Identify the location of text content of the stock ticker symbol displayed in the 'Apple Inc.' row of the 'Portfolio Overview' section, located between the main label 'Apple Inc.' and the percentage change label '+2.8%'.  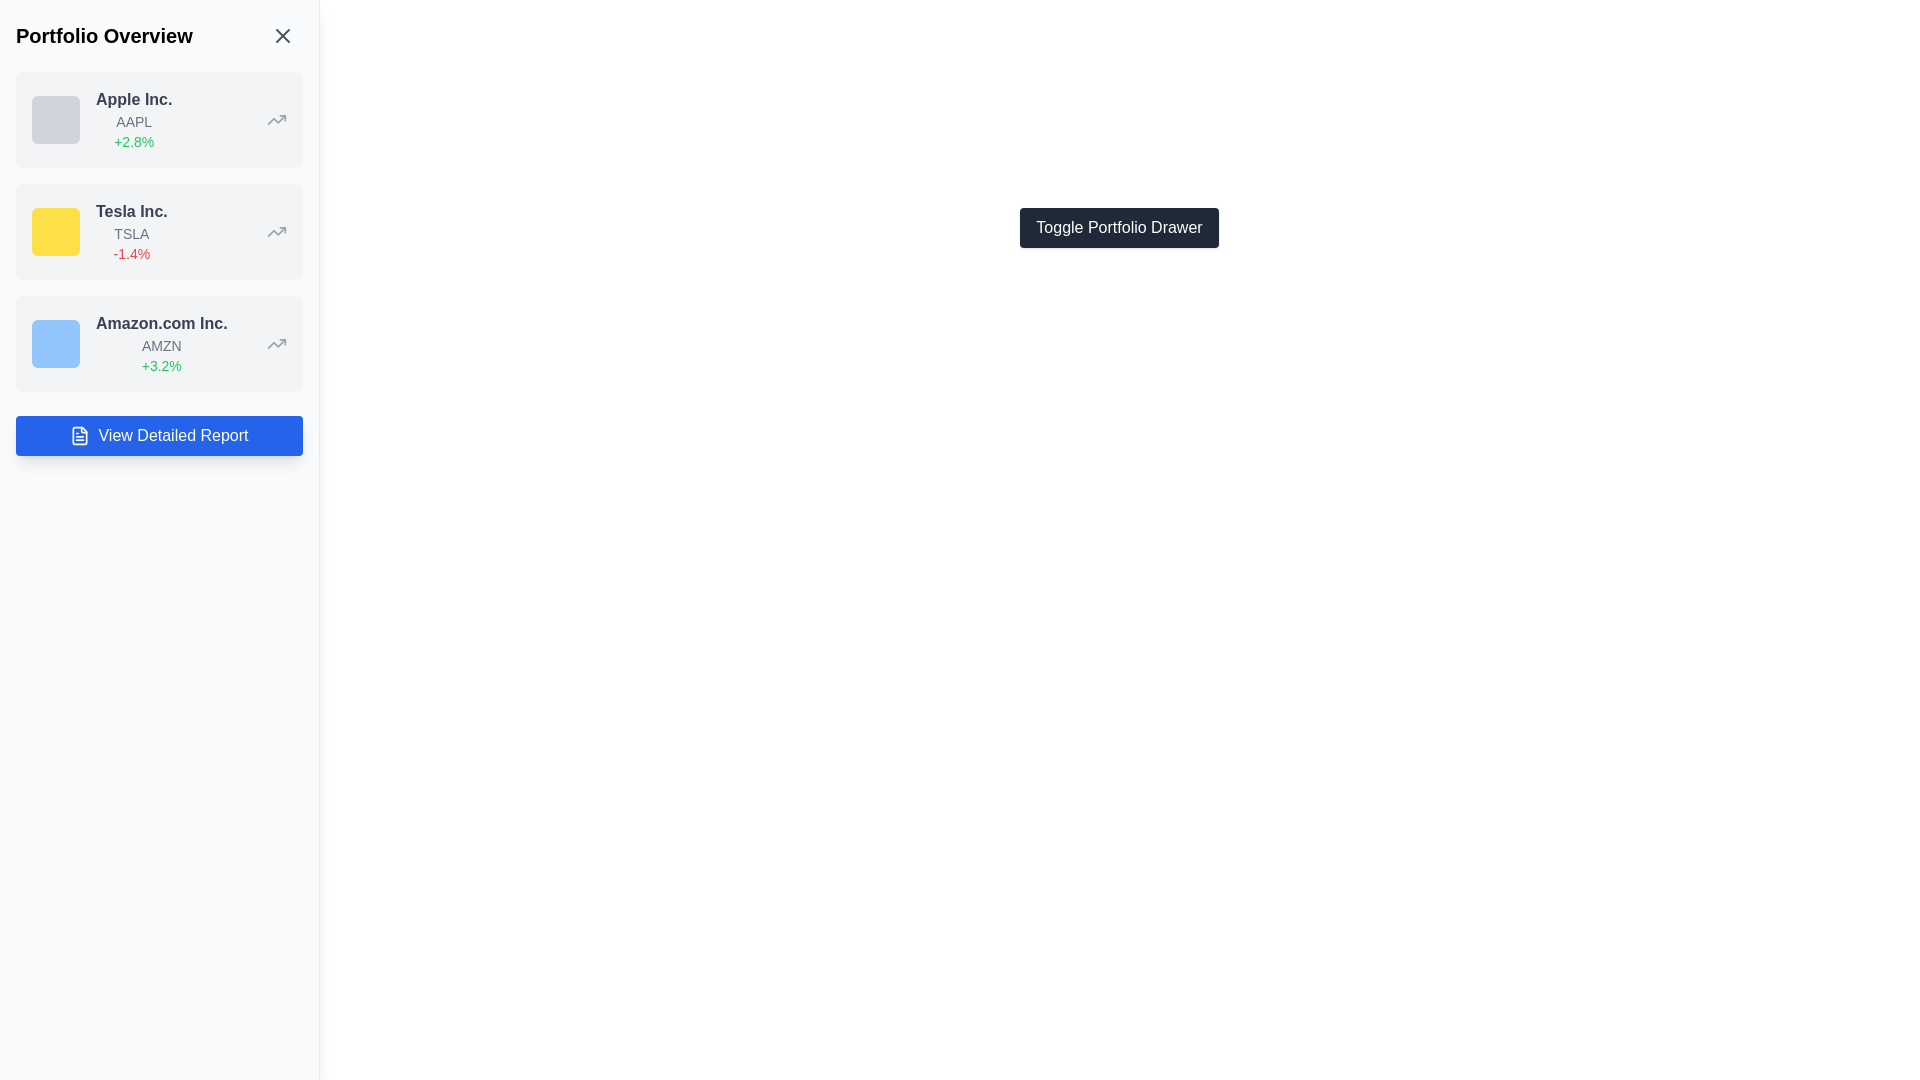
(133, 122).